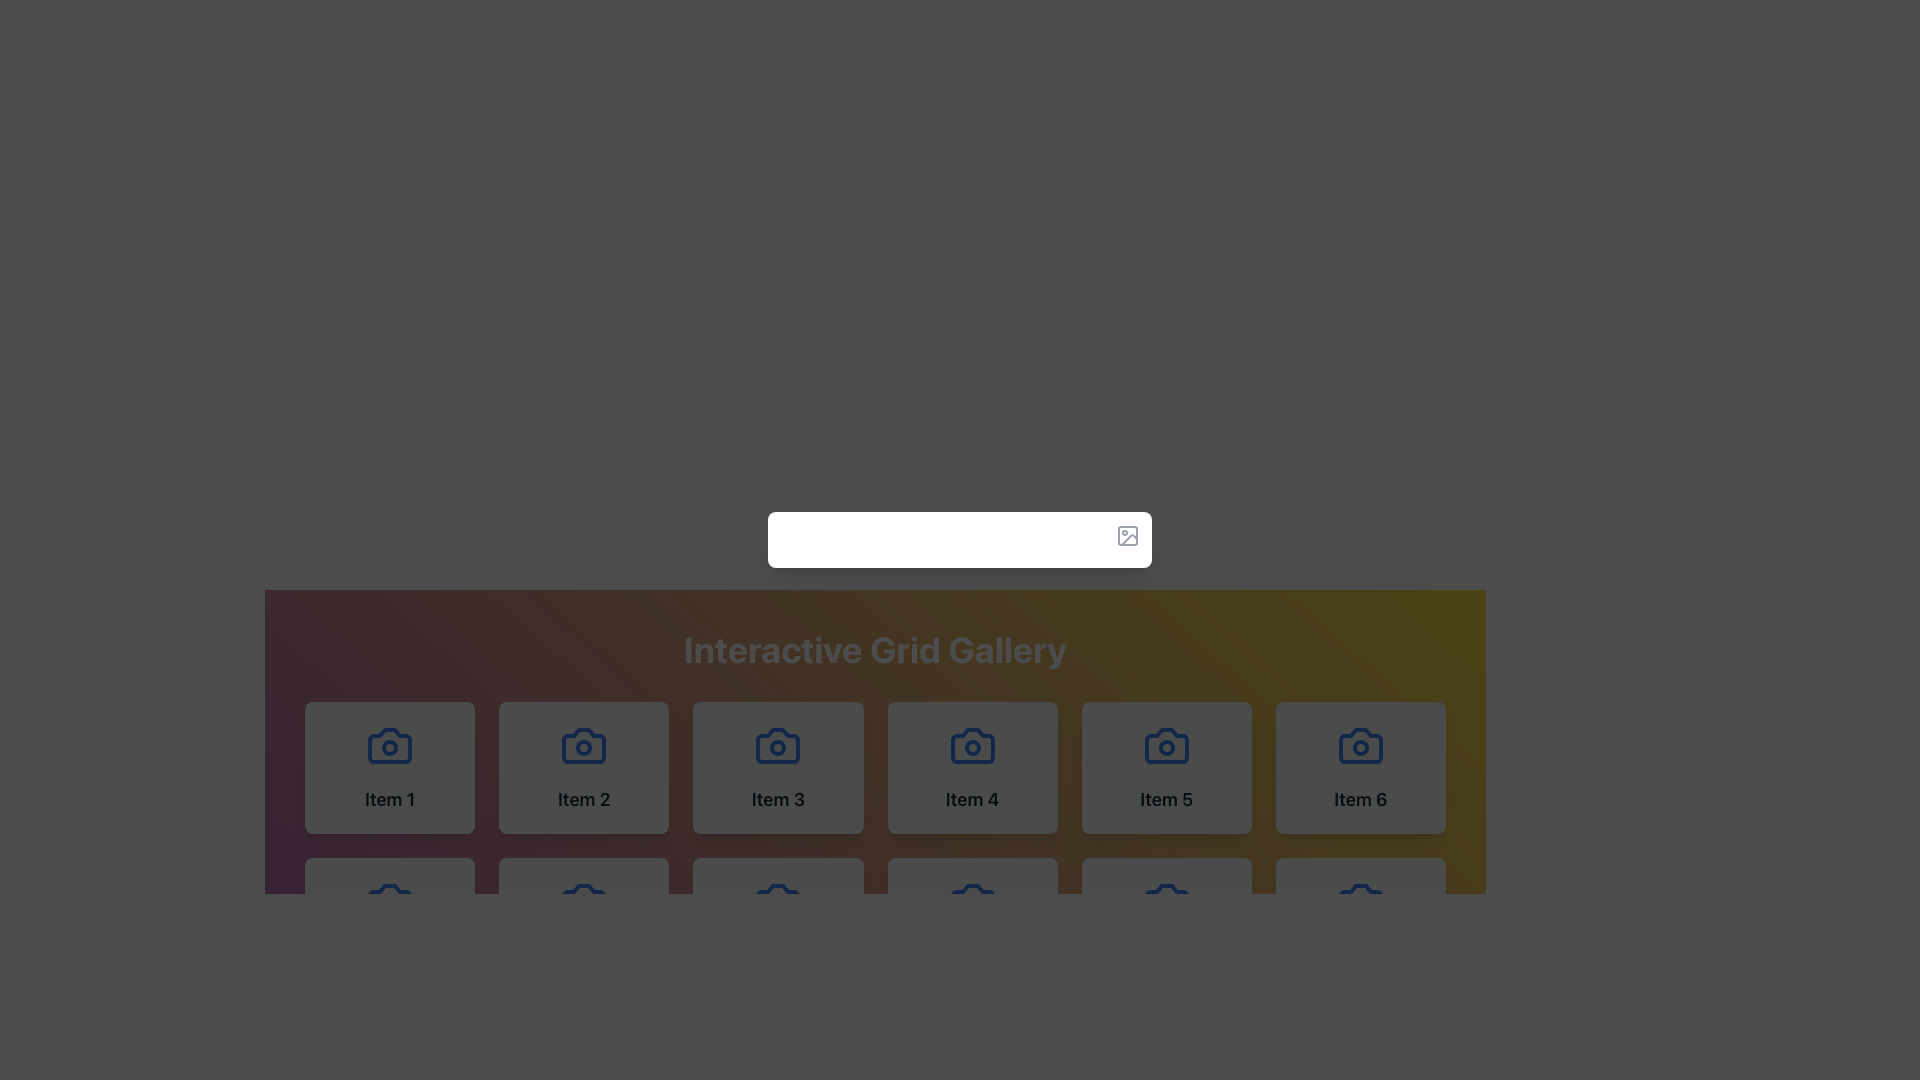  Describe the element at coordinates (875, 650) in the screenshot. I see `the Text Label (Header) that serves as the title for the section above the grid gallery` at that location.